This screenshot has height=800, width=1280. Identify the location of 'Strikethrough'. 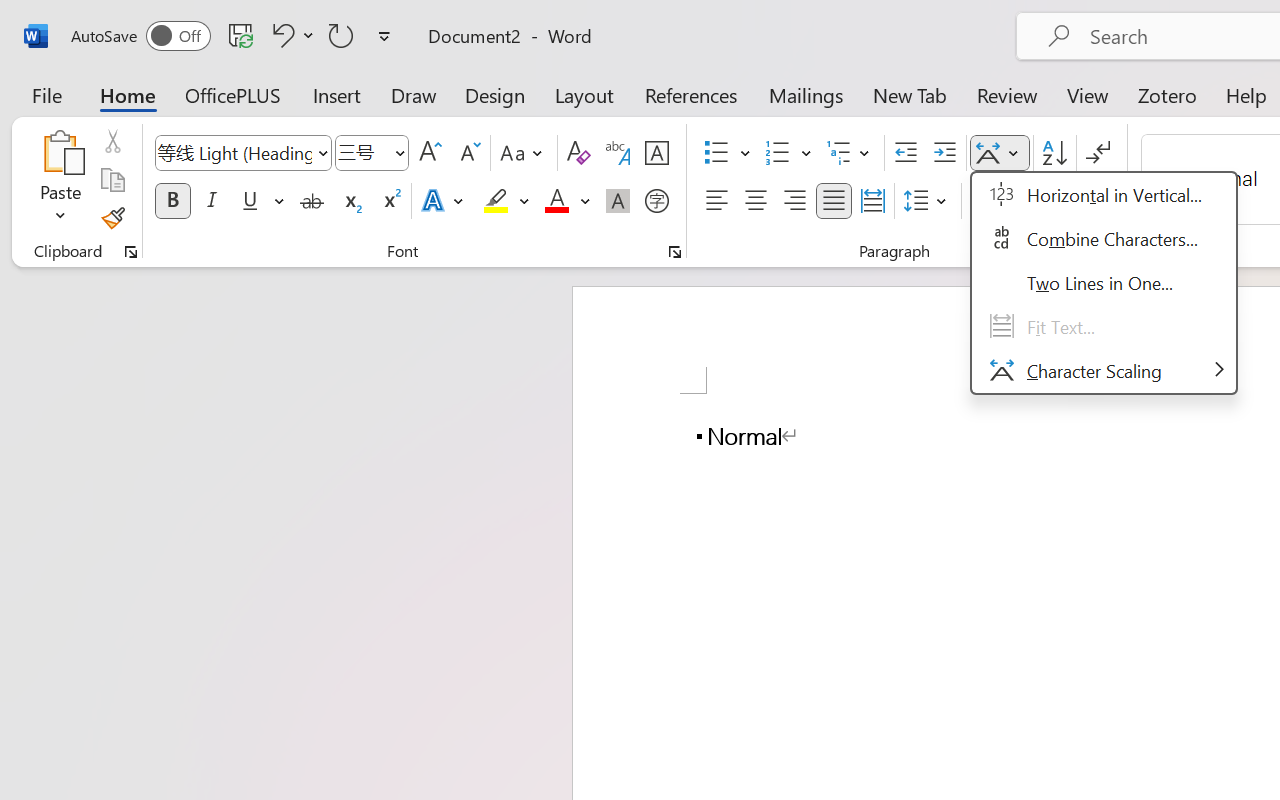
(311, 201).